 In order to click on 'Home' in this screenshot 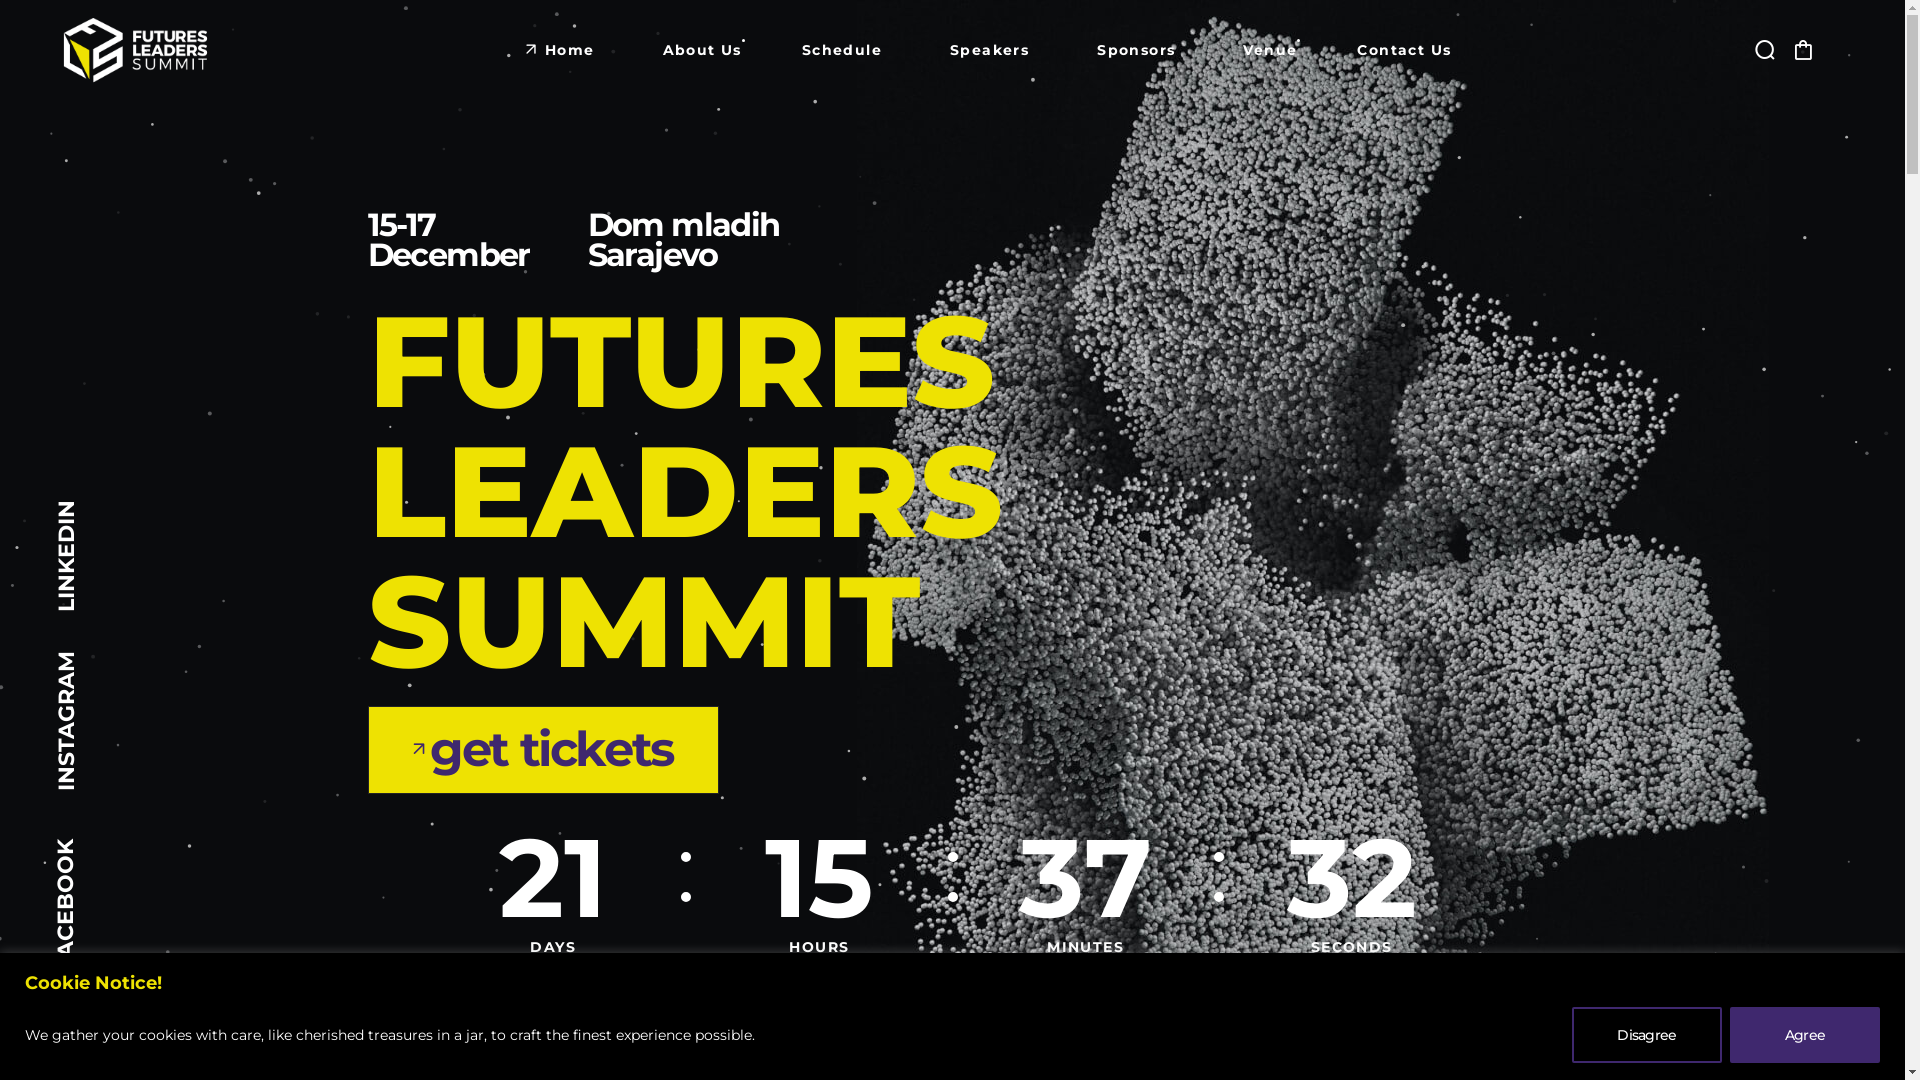, I will do `click(569, 49)`.